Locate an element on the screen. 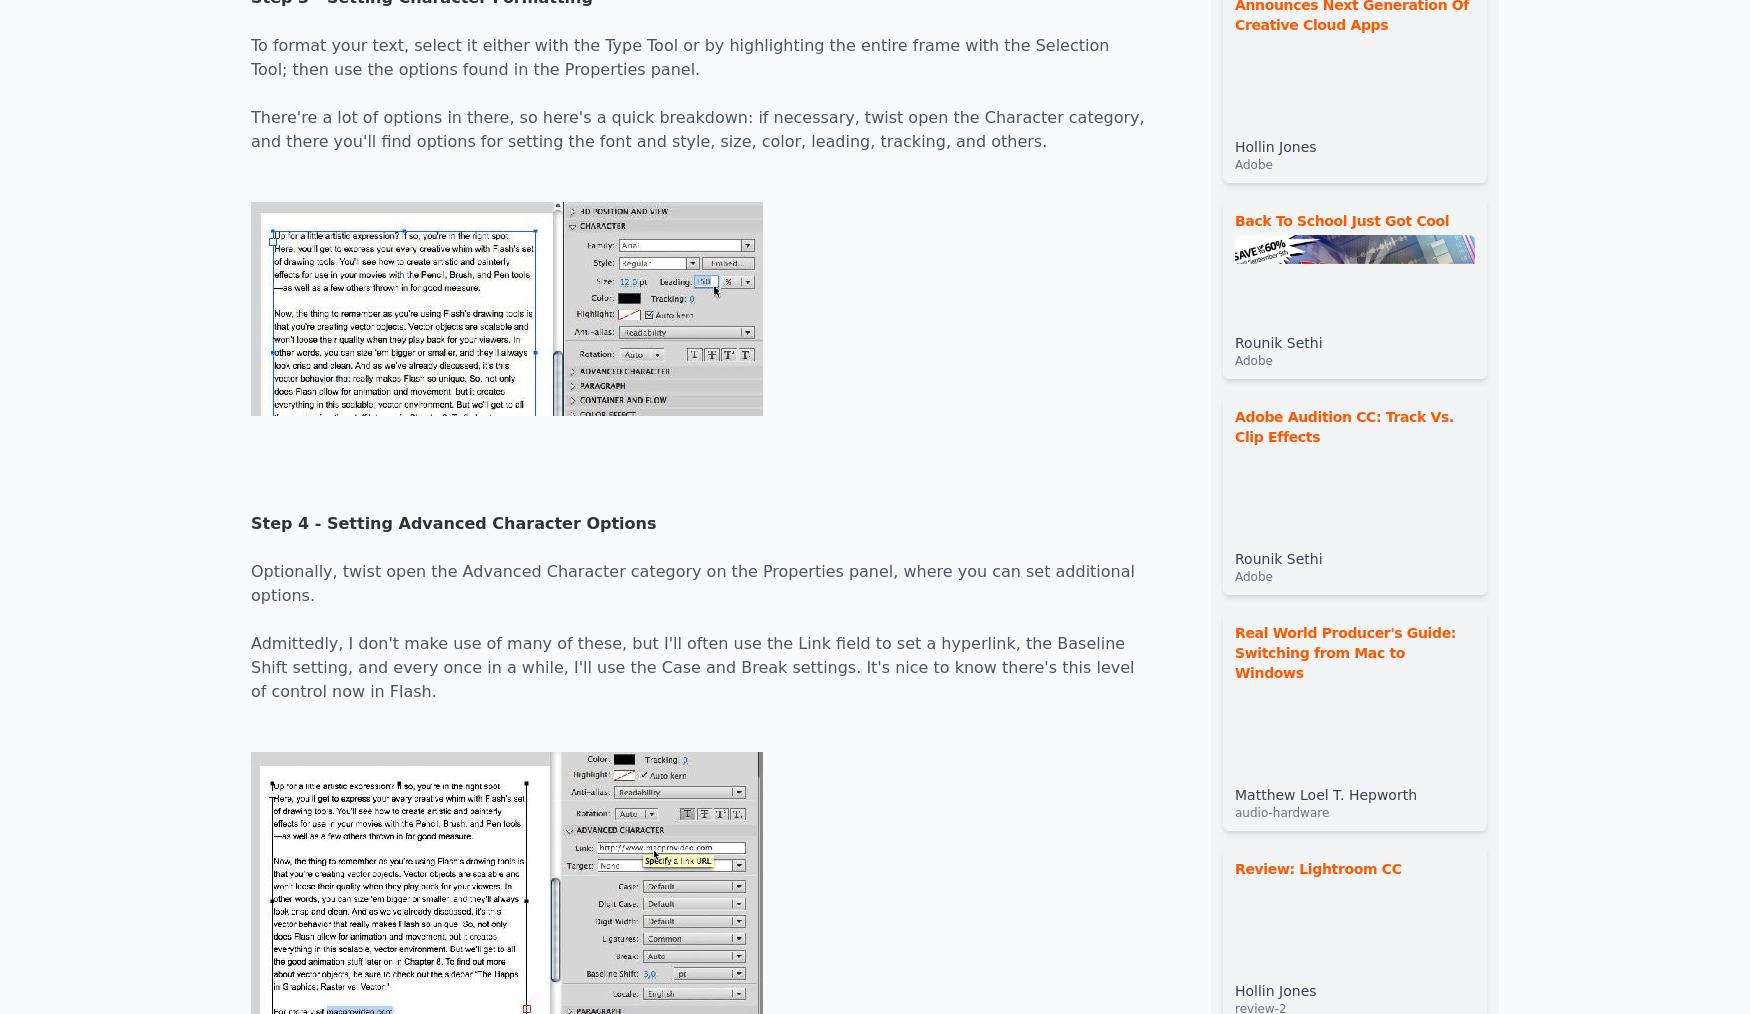 The height and width of the screenshot is (1014, 1750). 'Admittedly, I don't make use of many of these, but I'll often use the Link field to set a hyperlink, the Baseline Shift setting, and every once in a while, I'll use the Case and Break settings. It's nice to know there's this level of control now in Flash.' is located at coordinates (692, 667).